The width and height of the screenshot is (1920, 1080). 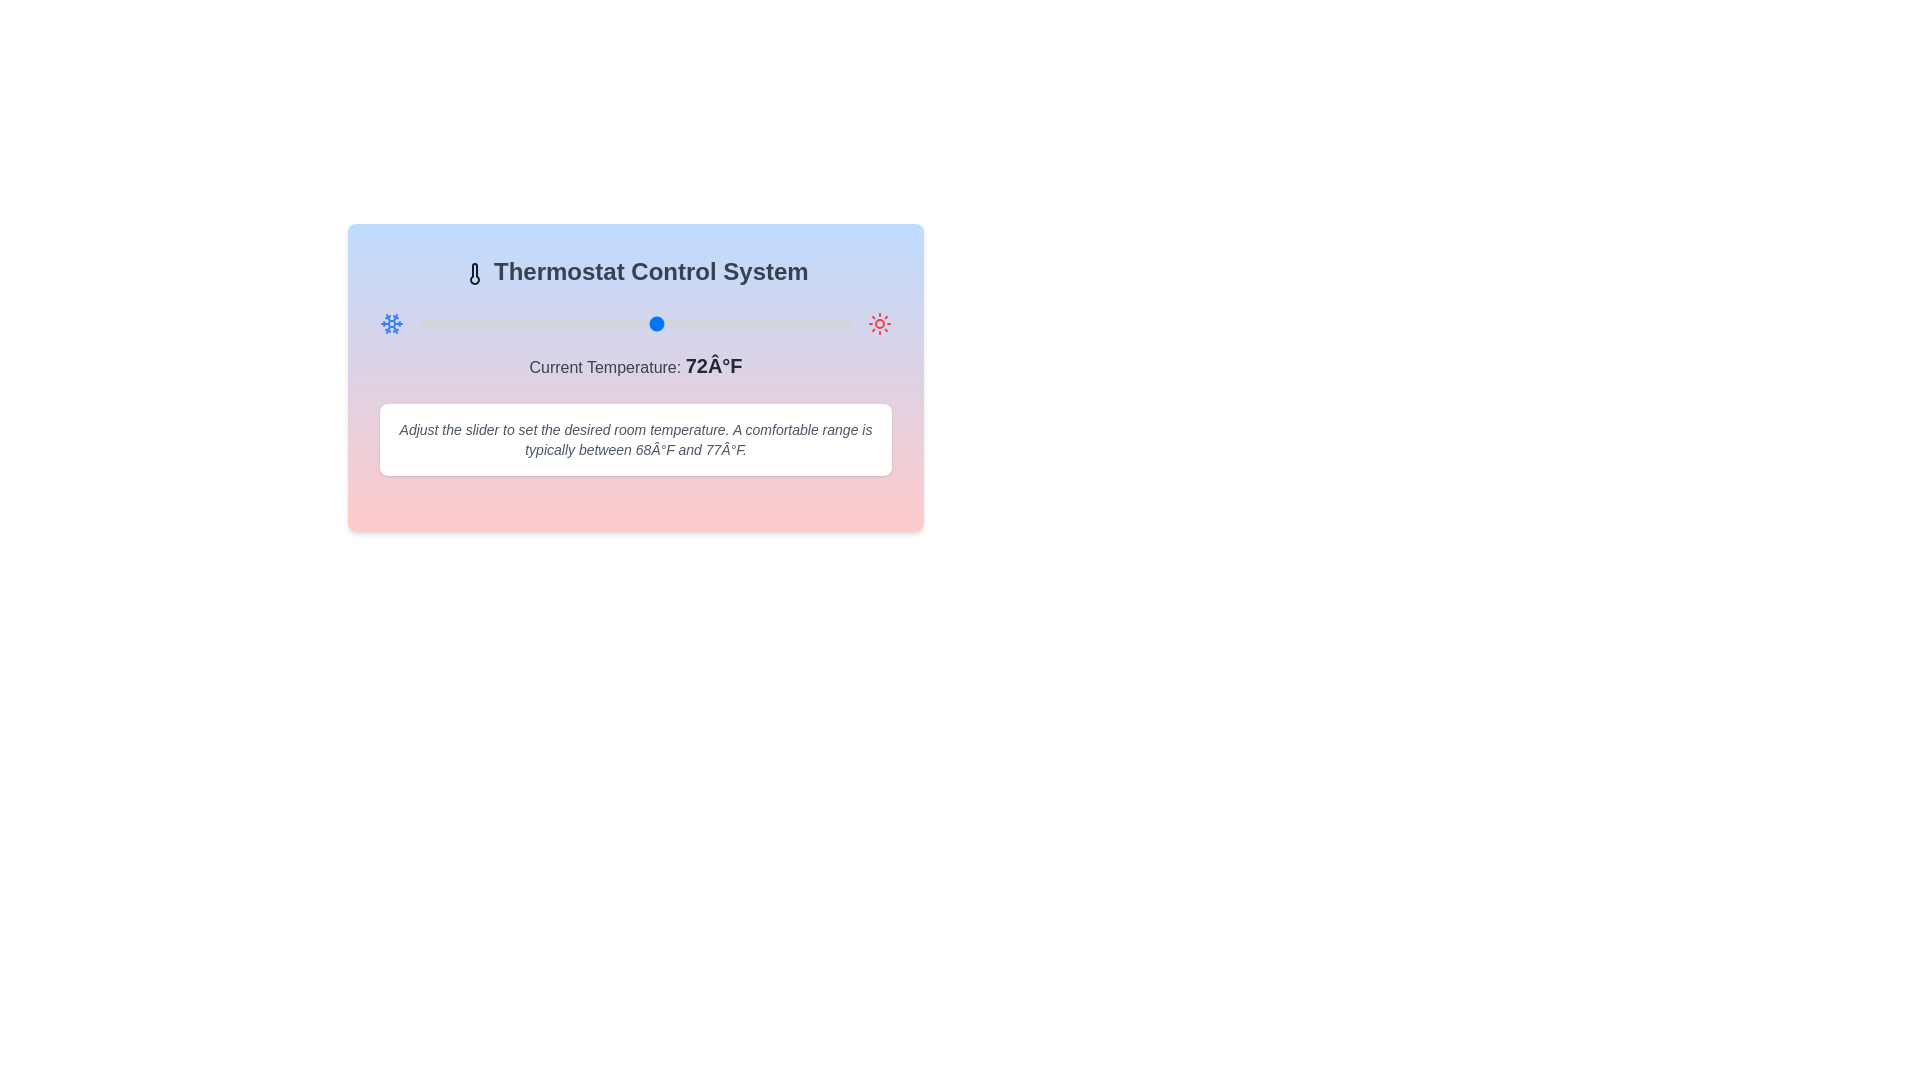 I want to click on the temperature slider to set the temperature to 74°F, so click(x=679, y=323).